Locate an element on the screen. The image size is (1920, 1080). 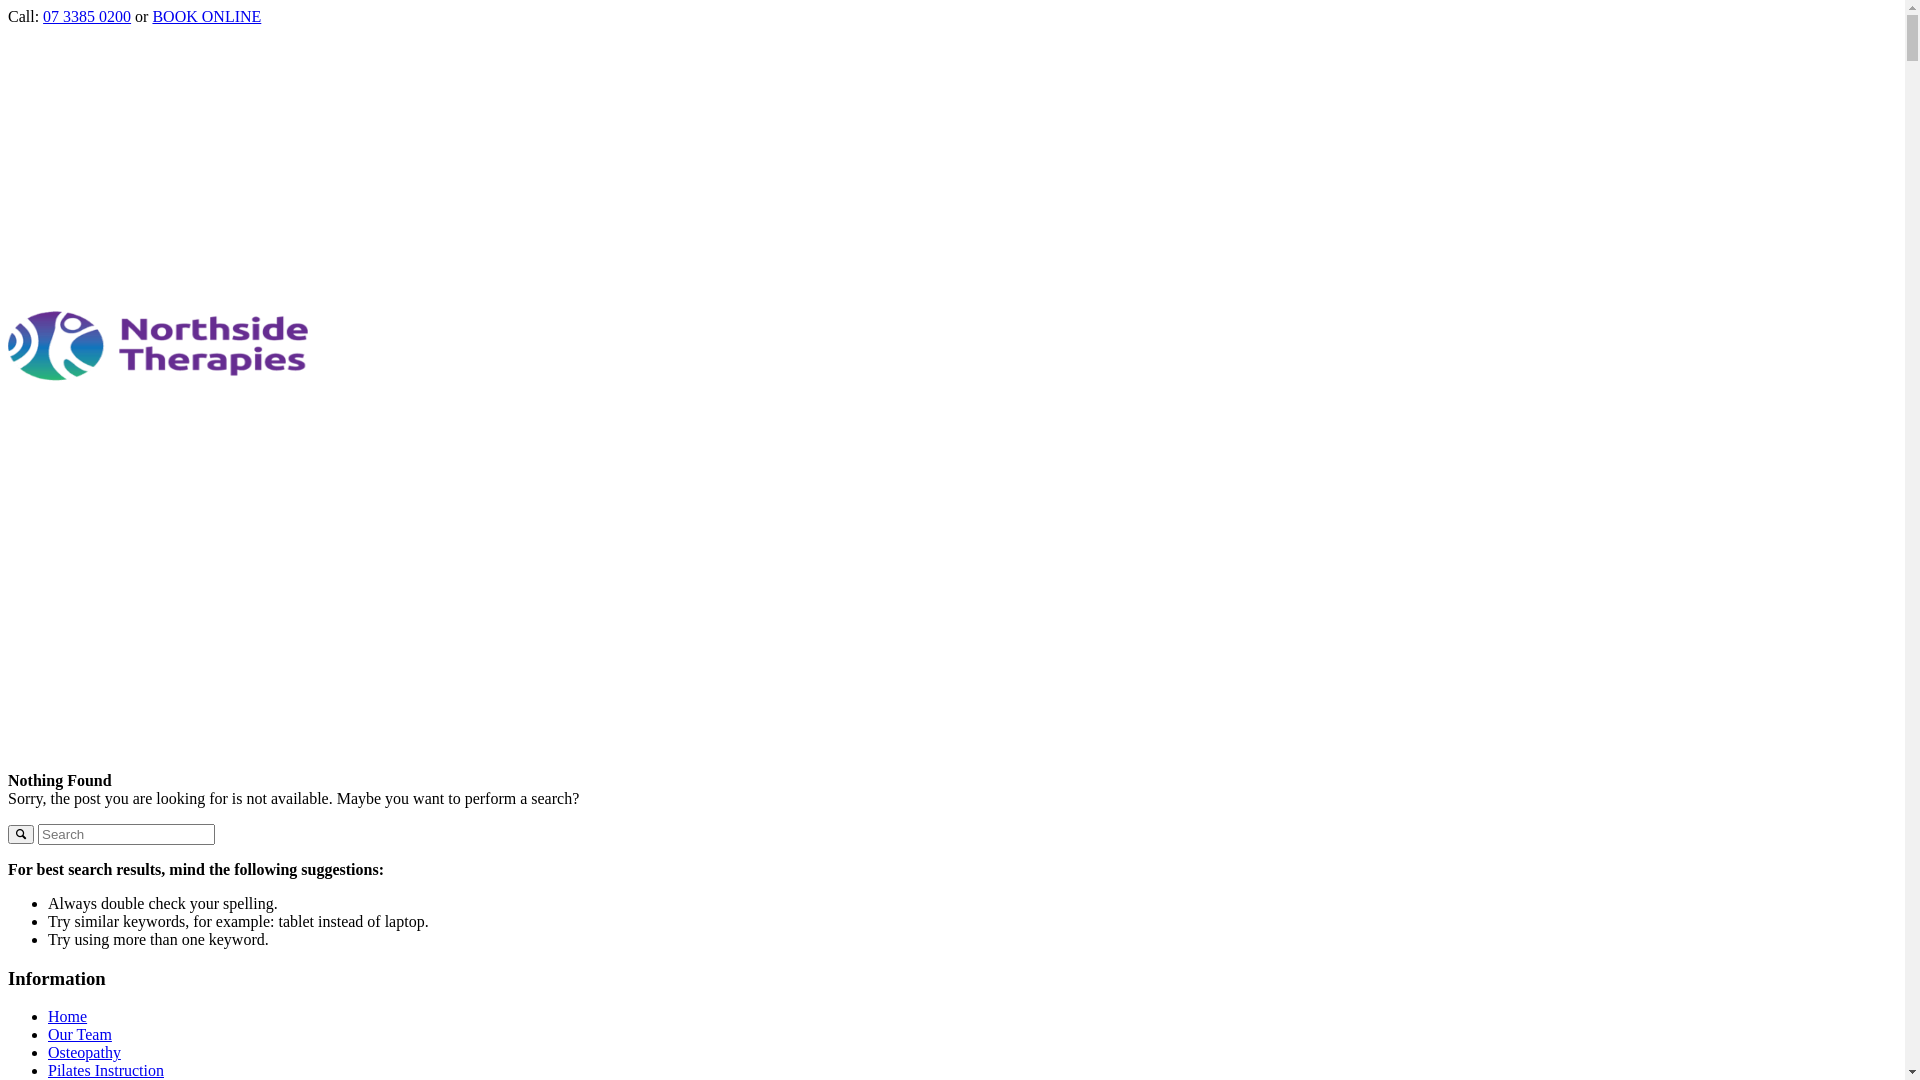
'Osteopathy' is located at coordinates (48, 1051).